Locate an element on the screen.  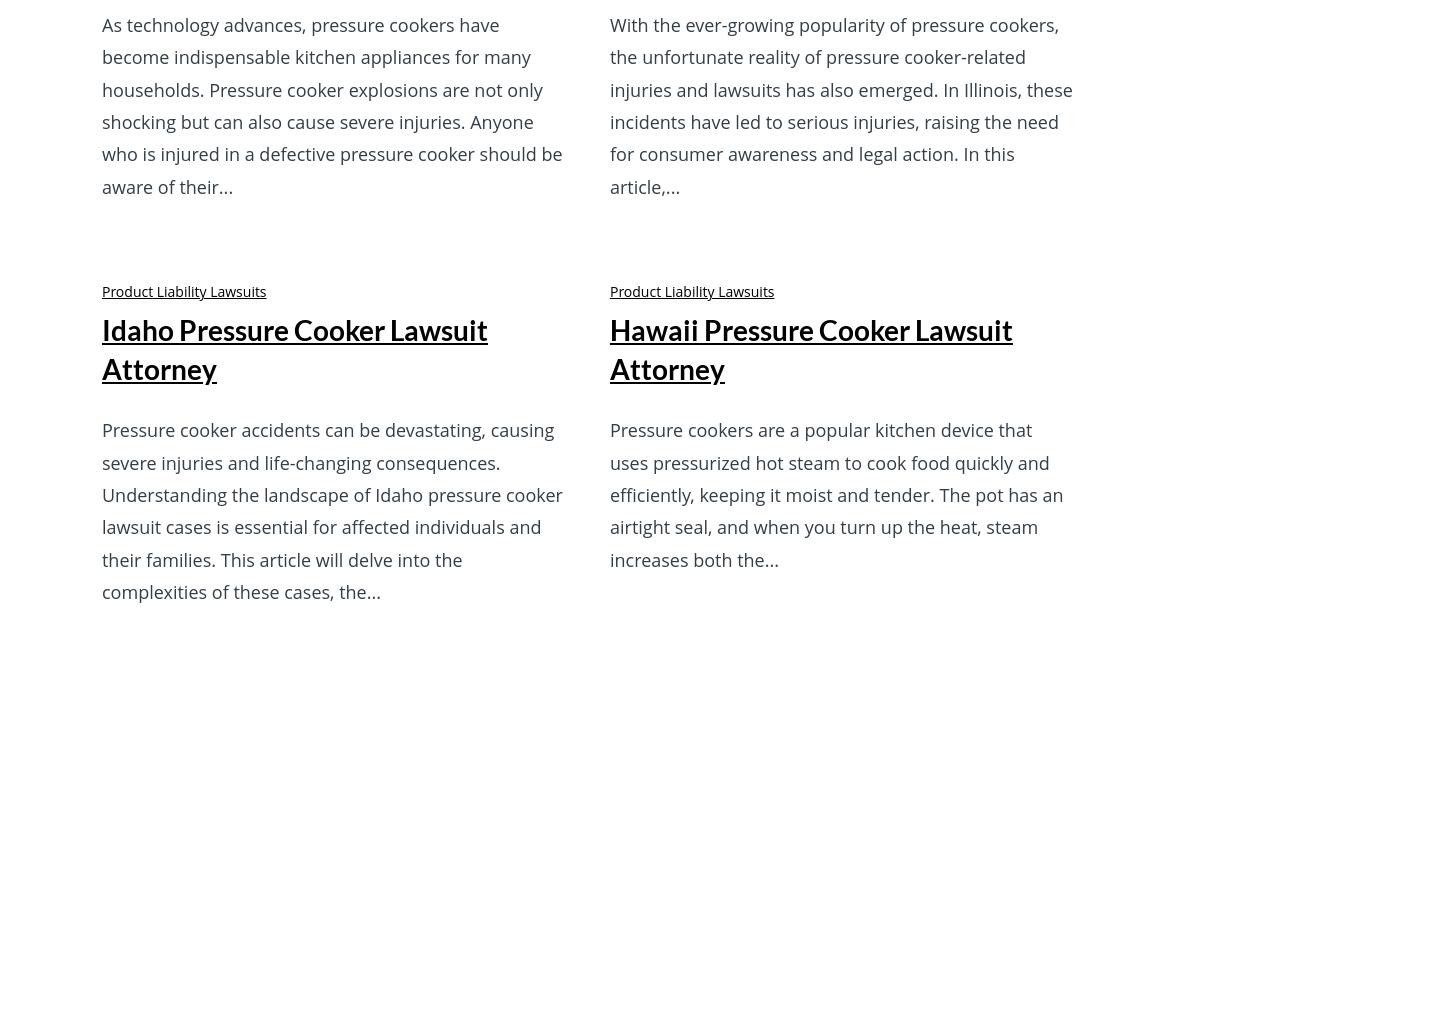
'Office Location' is located at coordinates (1094, 508).